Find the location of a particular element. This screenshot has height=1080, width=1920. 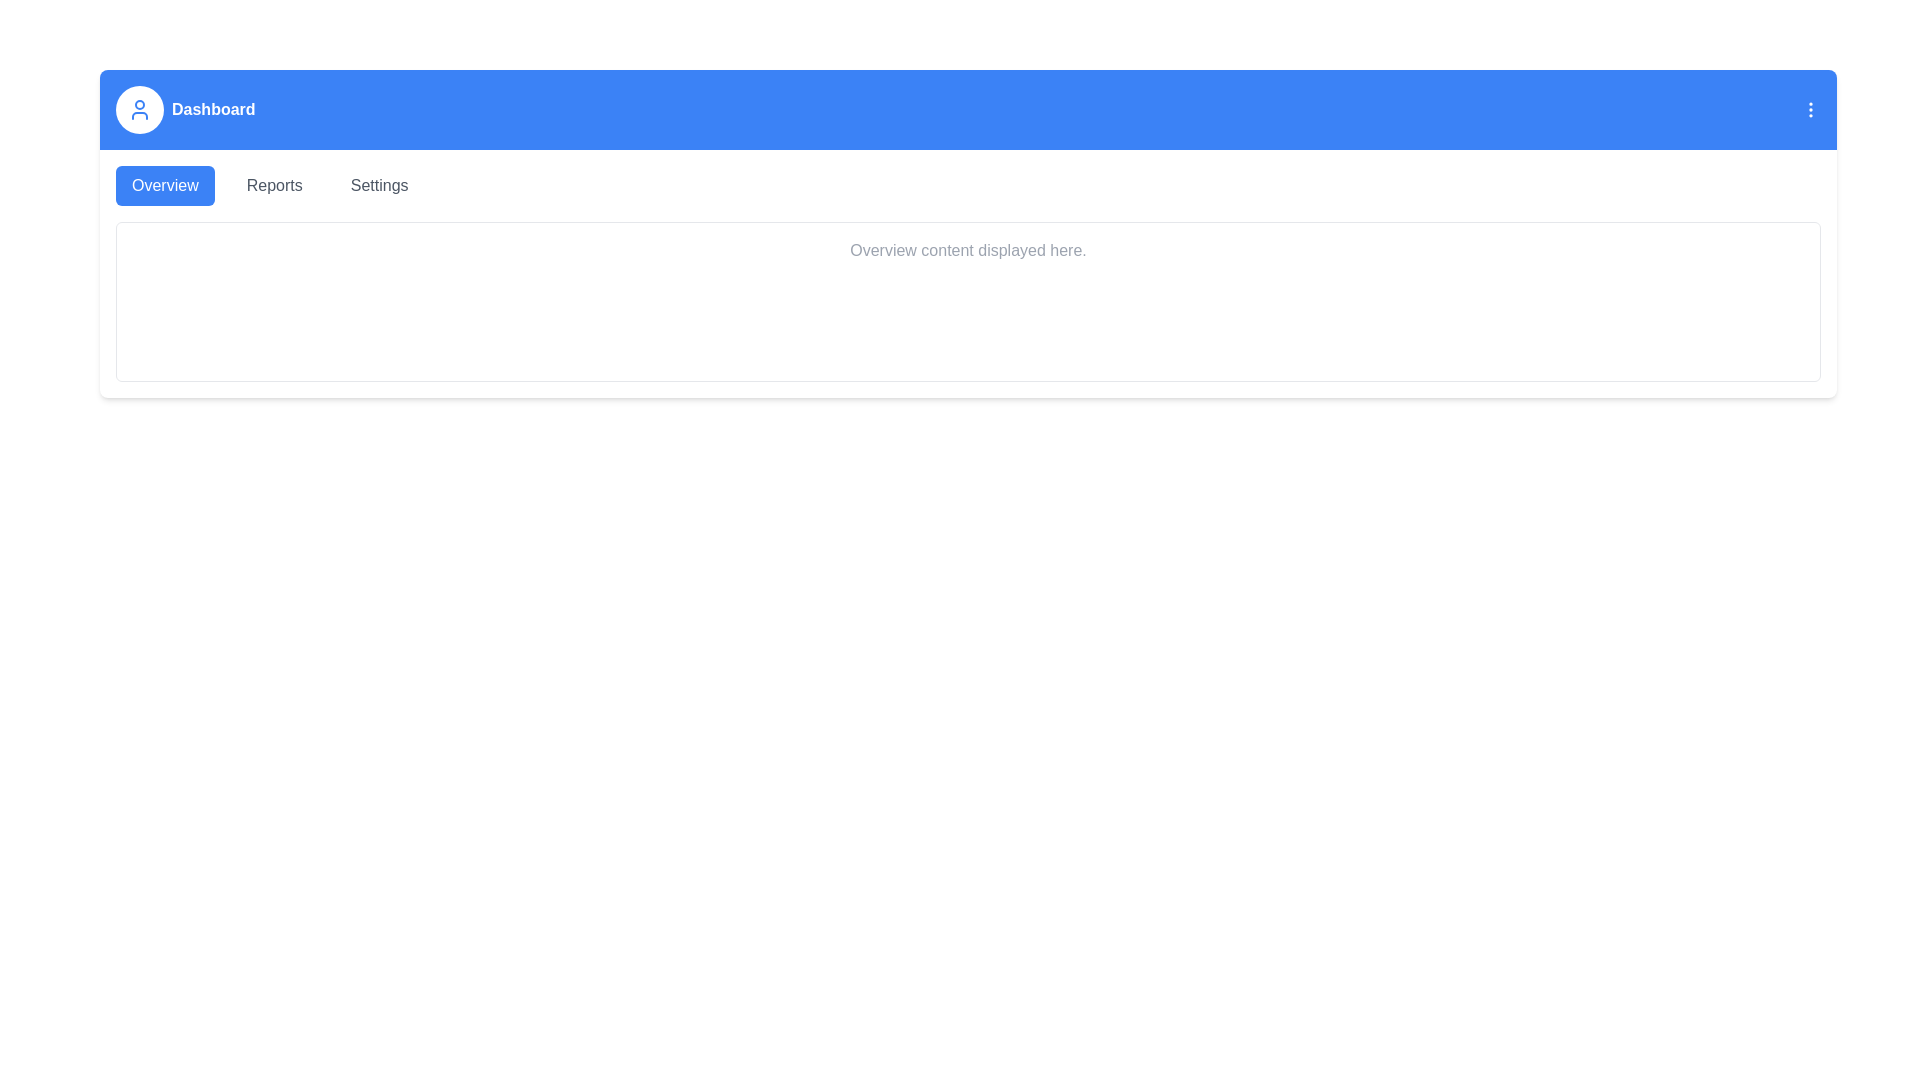

the circular button-like component with a blue user icon located in the top-left corner adjacent to the text 'Dashboard' is located at coordinates (138, 110).